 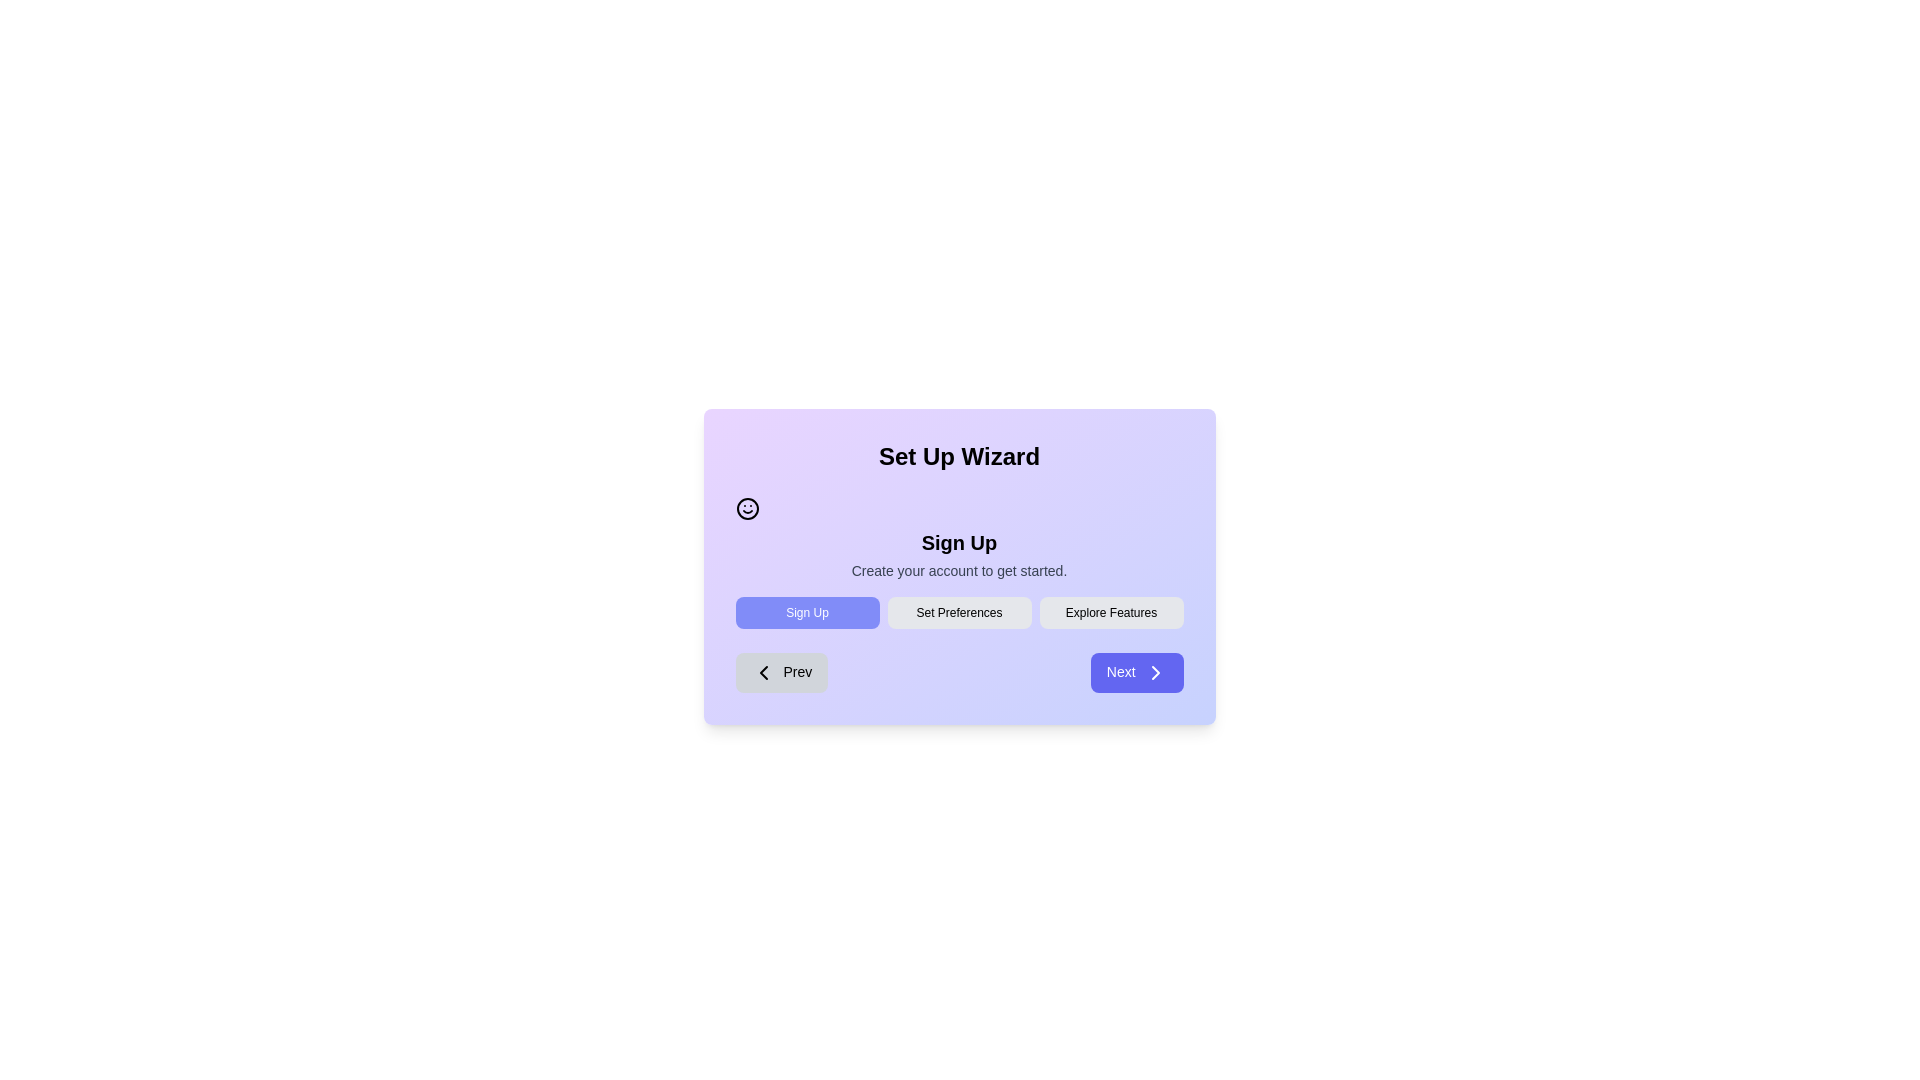 What do you see at coordinates (807, 612) in the screenshot?
I see `text label within the button that initiates the sign-up process, which is positioned in the center of the page layout and is the first button in a horizontal row` at bounding box center [807, 612].